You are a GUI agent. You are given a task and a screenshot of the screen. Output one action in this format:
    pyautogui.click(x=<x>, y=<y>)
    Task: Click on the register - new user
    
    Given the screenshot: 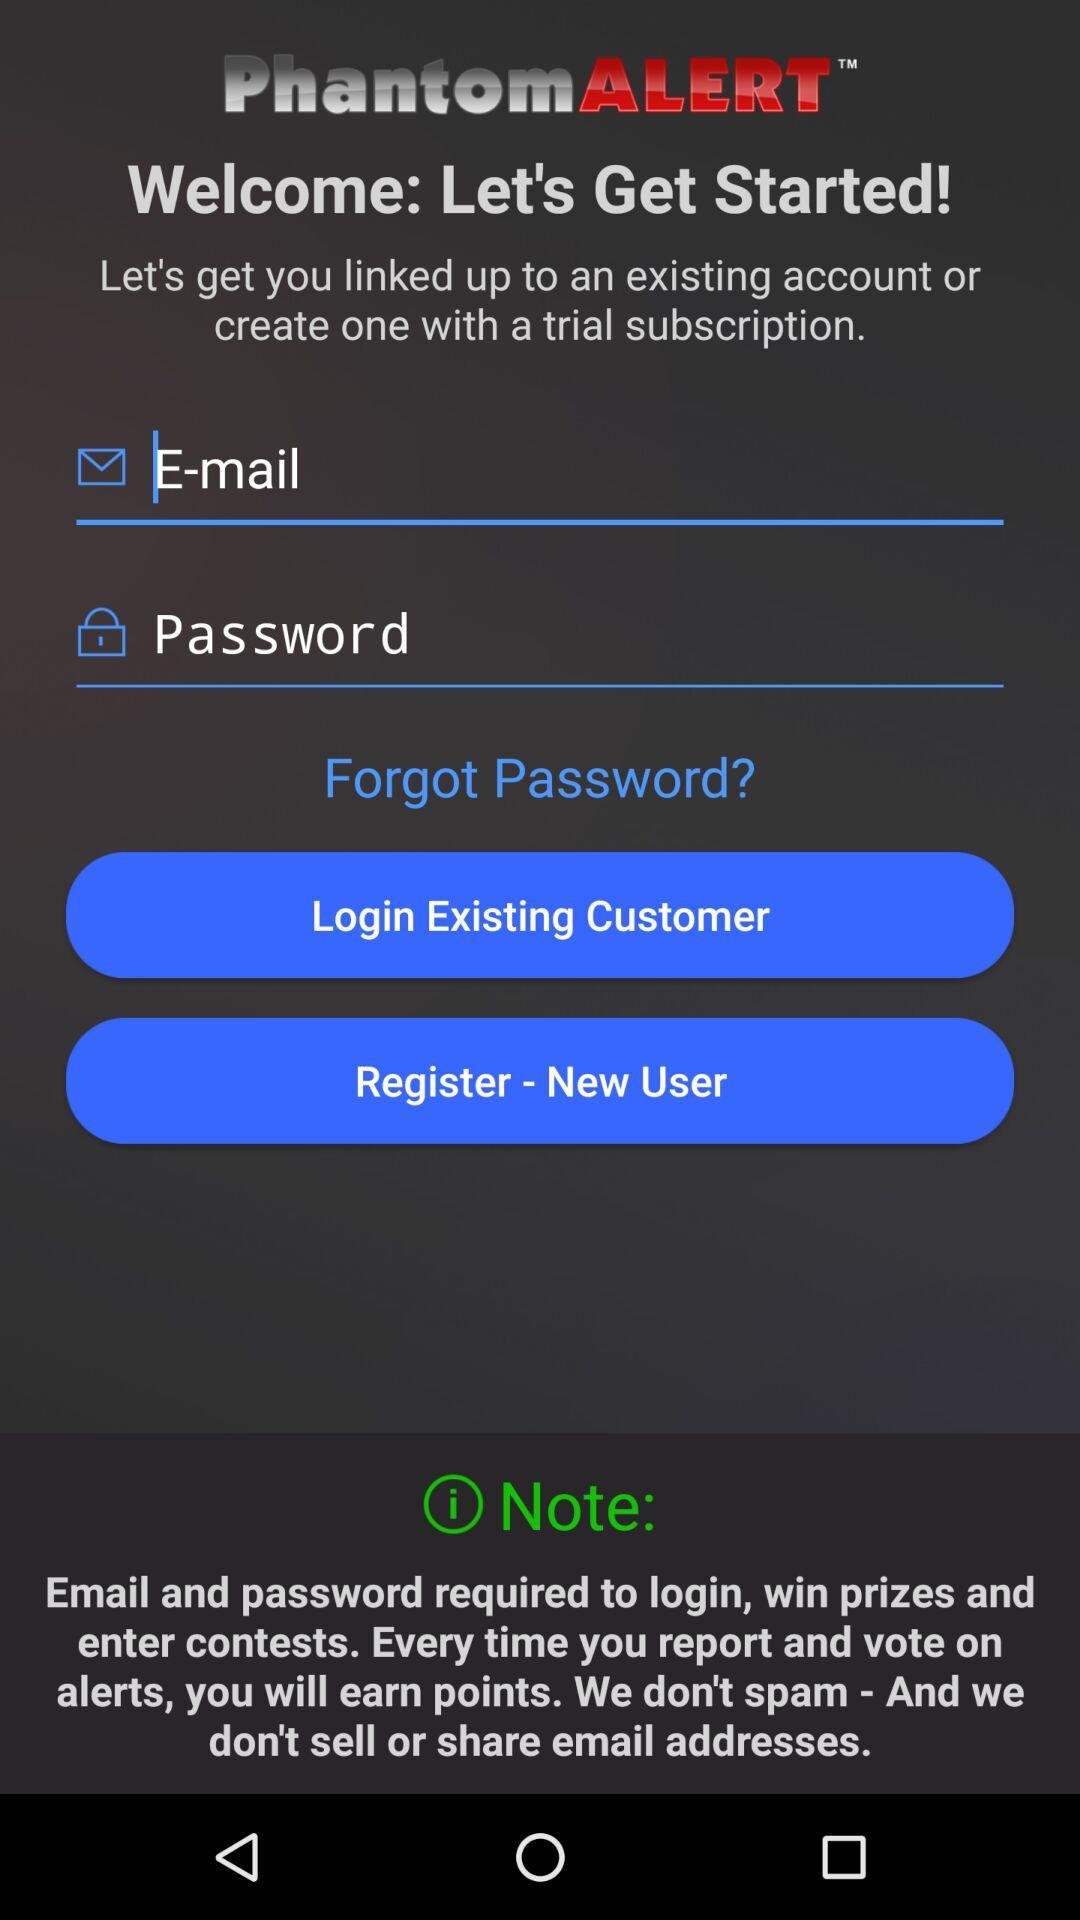 What is the action you would take?
    pyautogui.click(x=540, y=1079)
    